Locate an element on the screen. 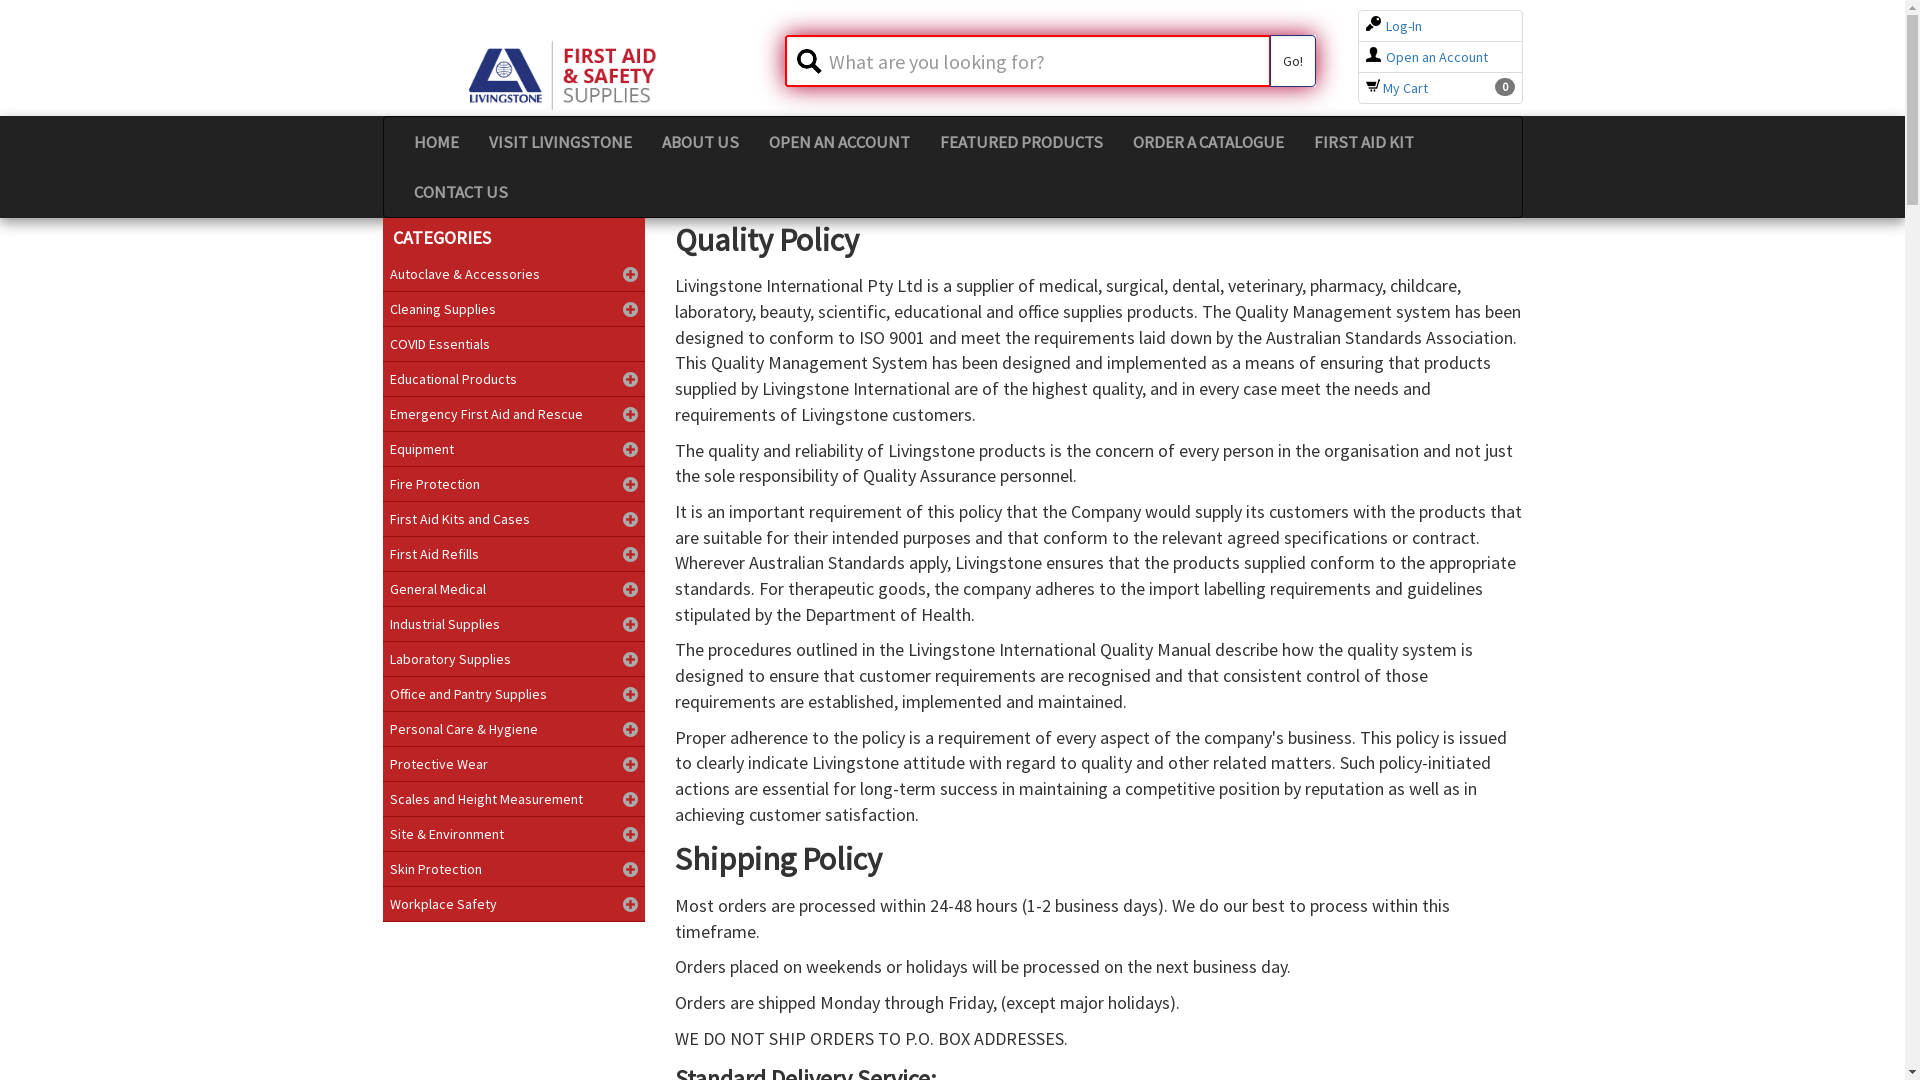  'Office and Pantry Supplies' is located at coordinates (513, 693).